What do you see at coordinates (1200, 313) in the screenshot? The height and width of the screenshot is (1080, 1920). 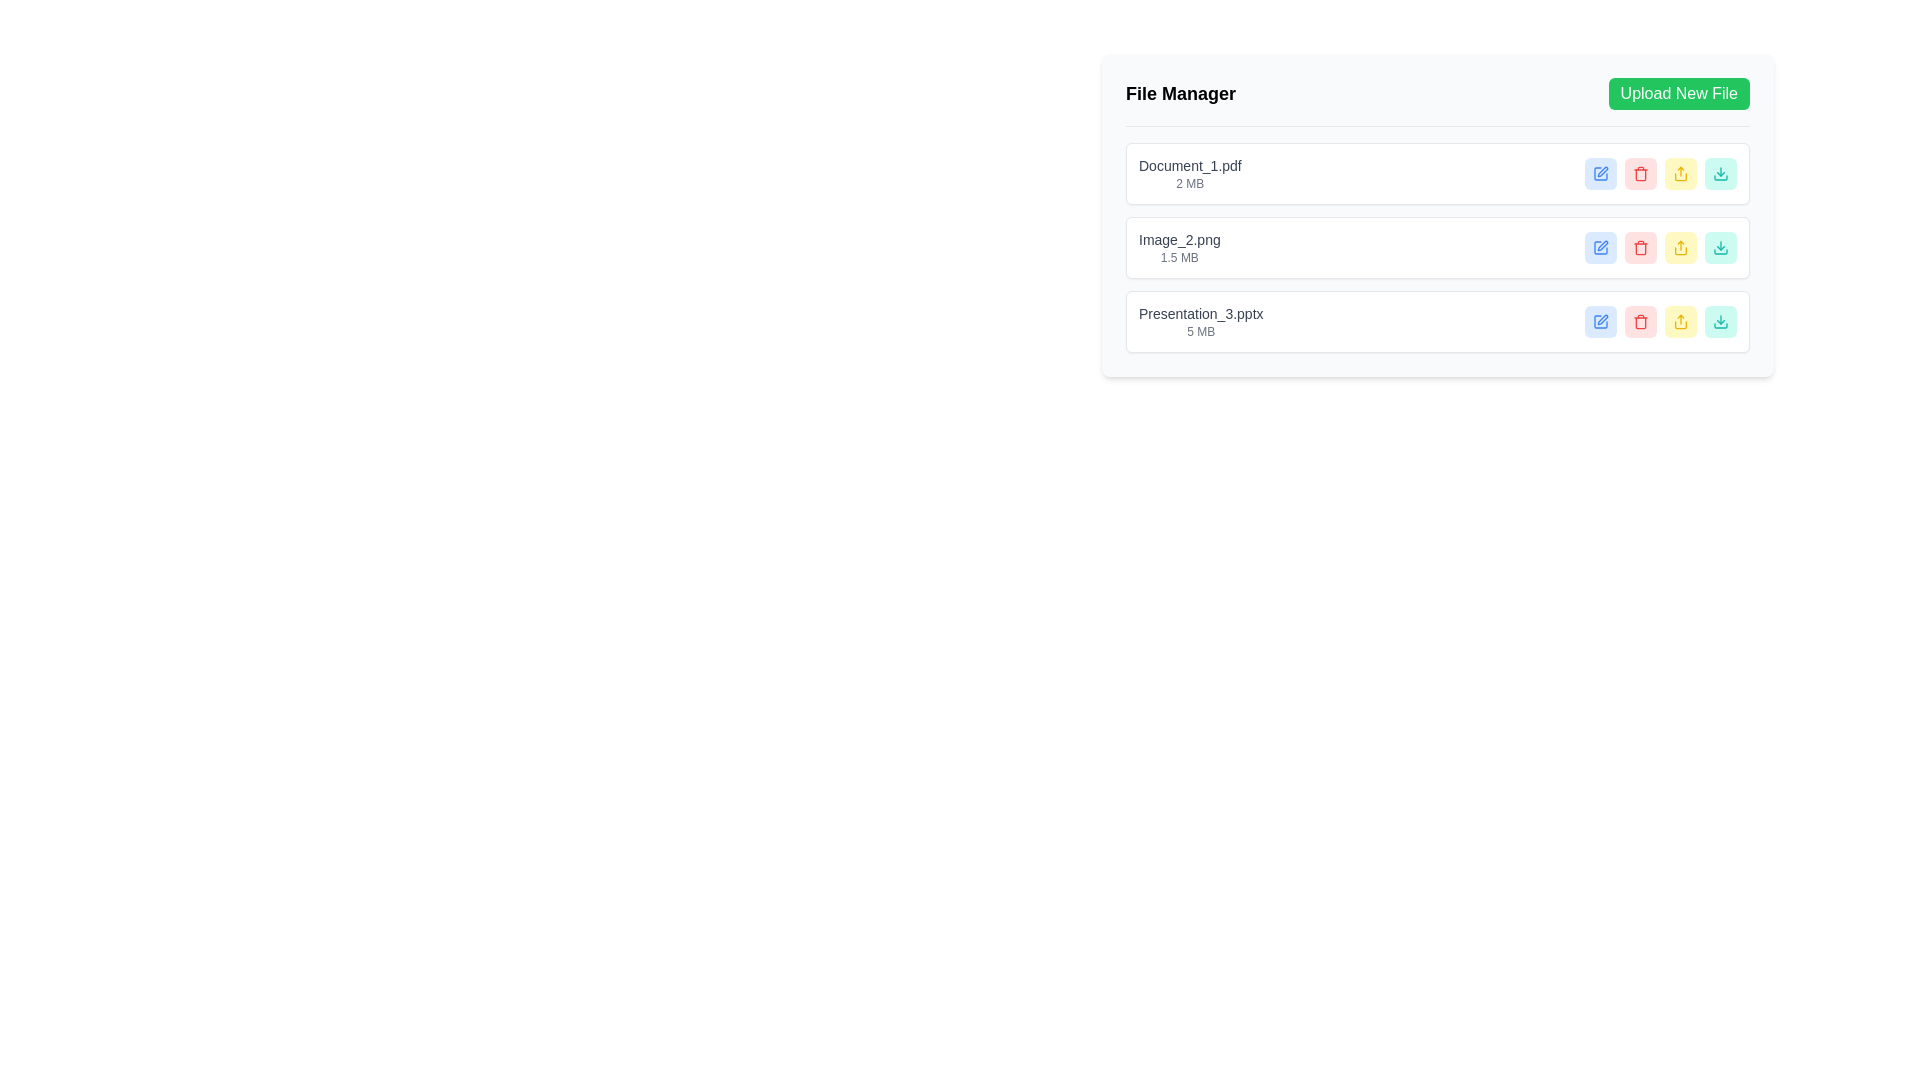 I see `the static text label displaying 'Presentation_3.pptx', which is located prominently above the file size text '5 MB' in the File Manager section` at bounding box center [1200, 313].